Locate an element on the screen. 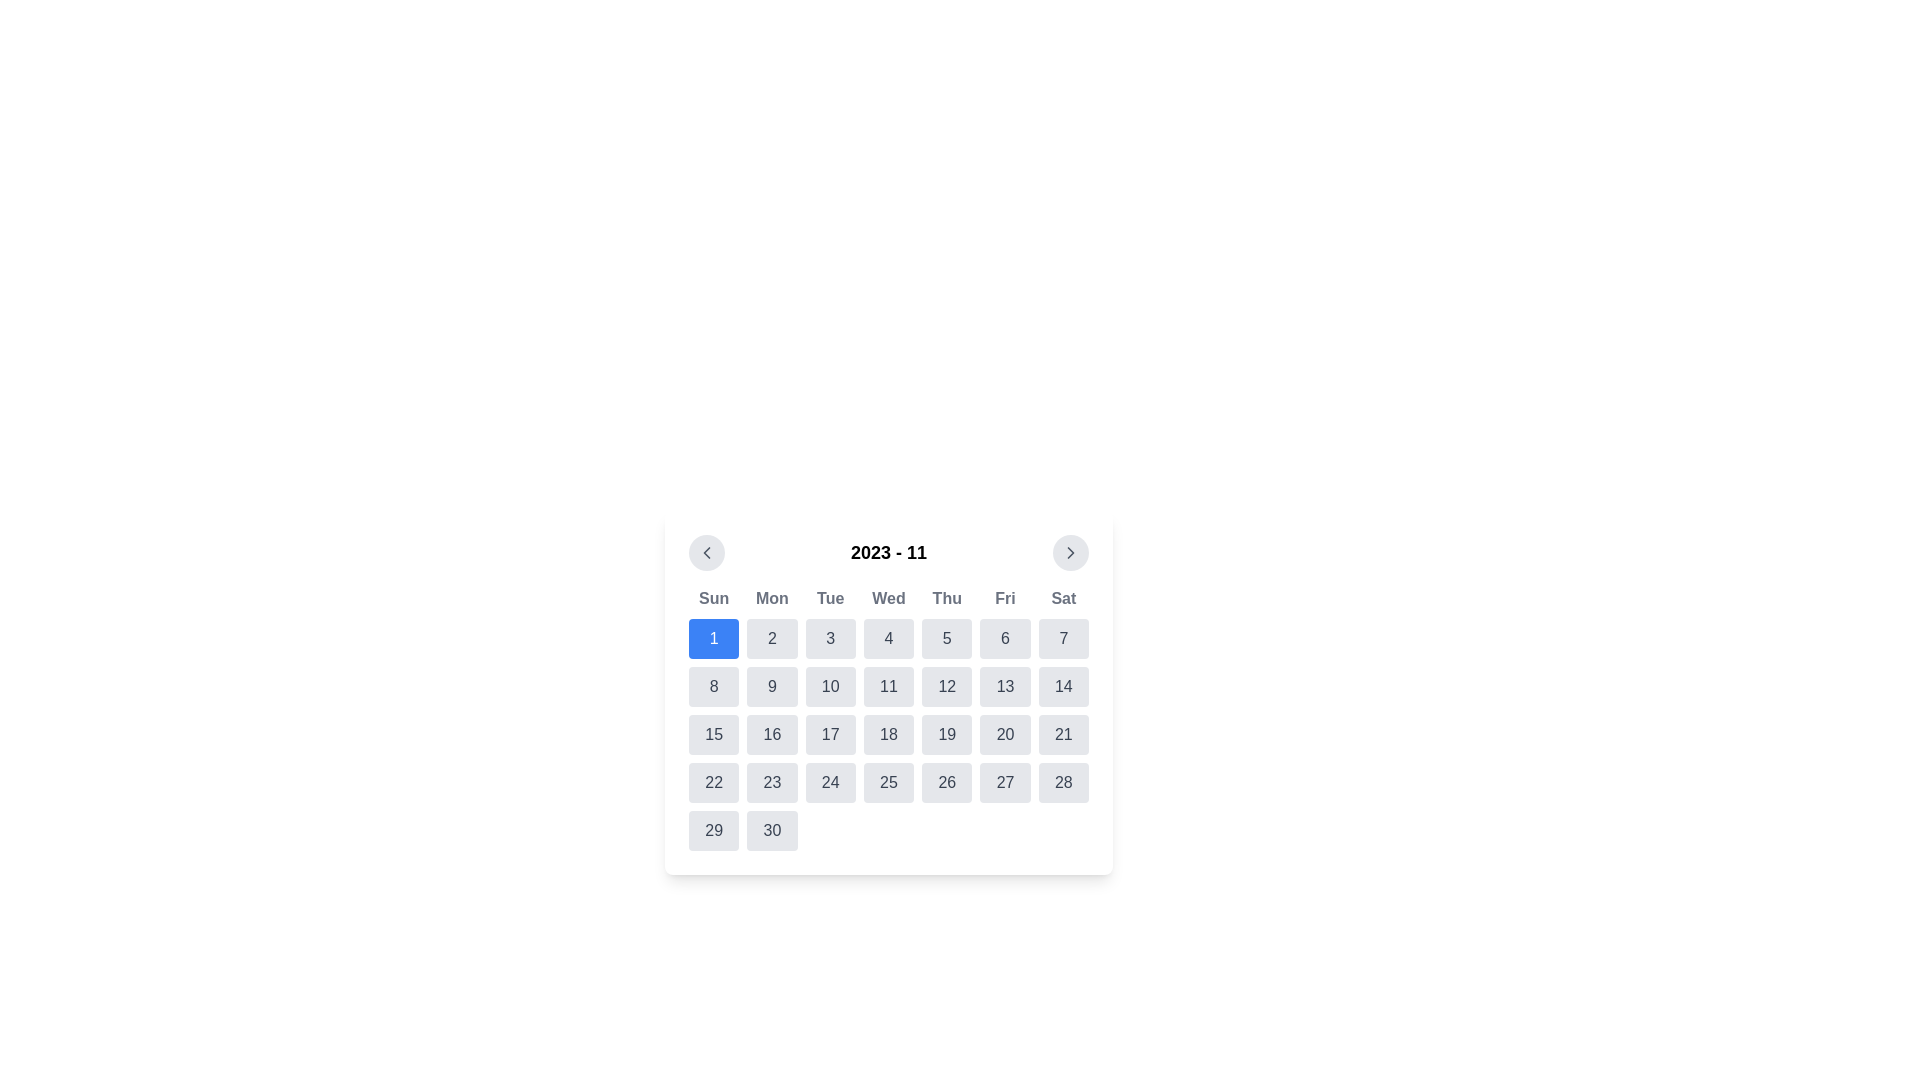 Image resolution: width=1920 pixels, height=1080 pixels. the leftward-pointing chevron icon within the circular, grayish background located on the left-hand side of the calendar header is located at coordinates (706, 552).